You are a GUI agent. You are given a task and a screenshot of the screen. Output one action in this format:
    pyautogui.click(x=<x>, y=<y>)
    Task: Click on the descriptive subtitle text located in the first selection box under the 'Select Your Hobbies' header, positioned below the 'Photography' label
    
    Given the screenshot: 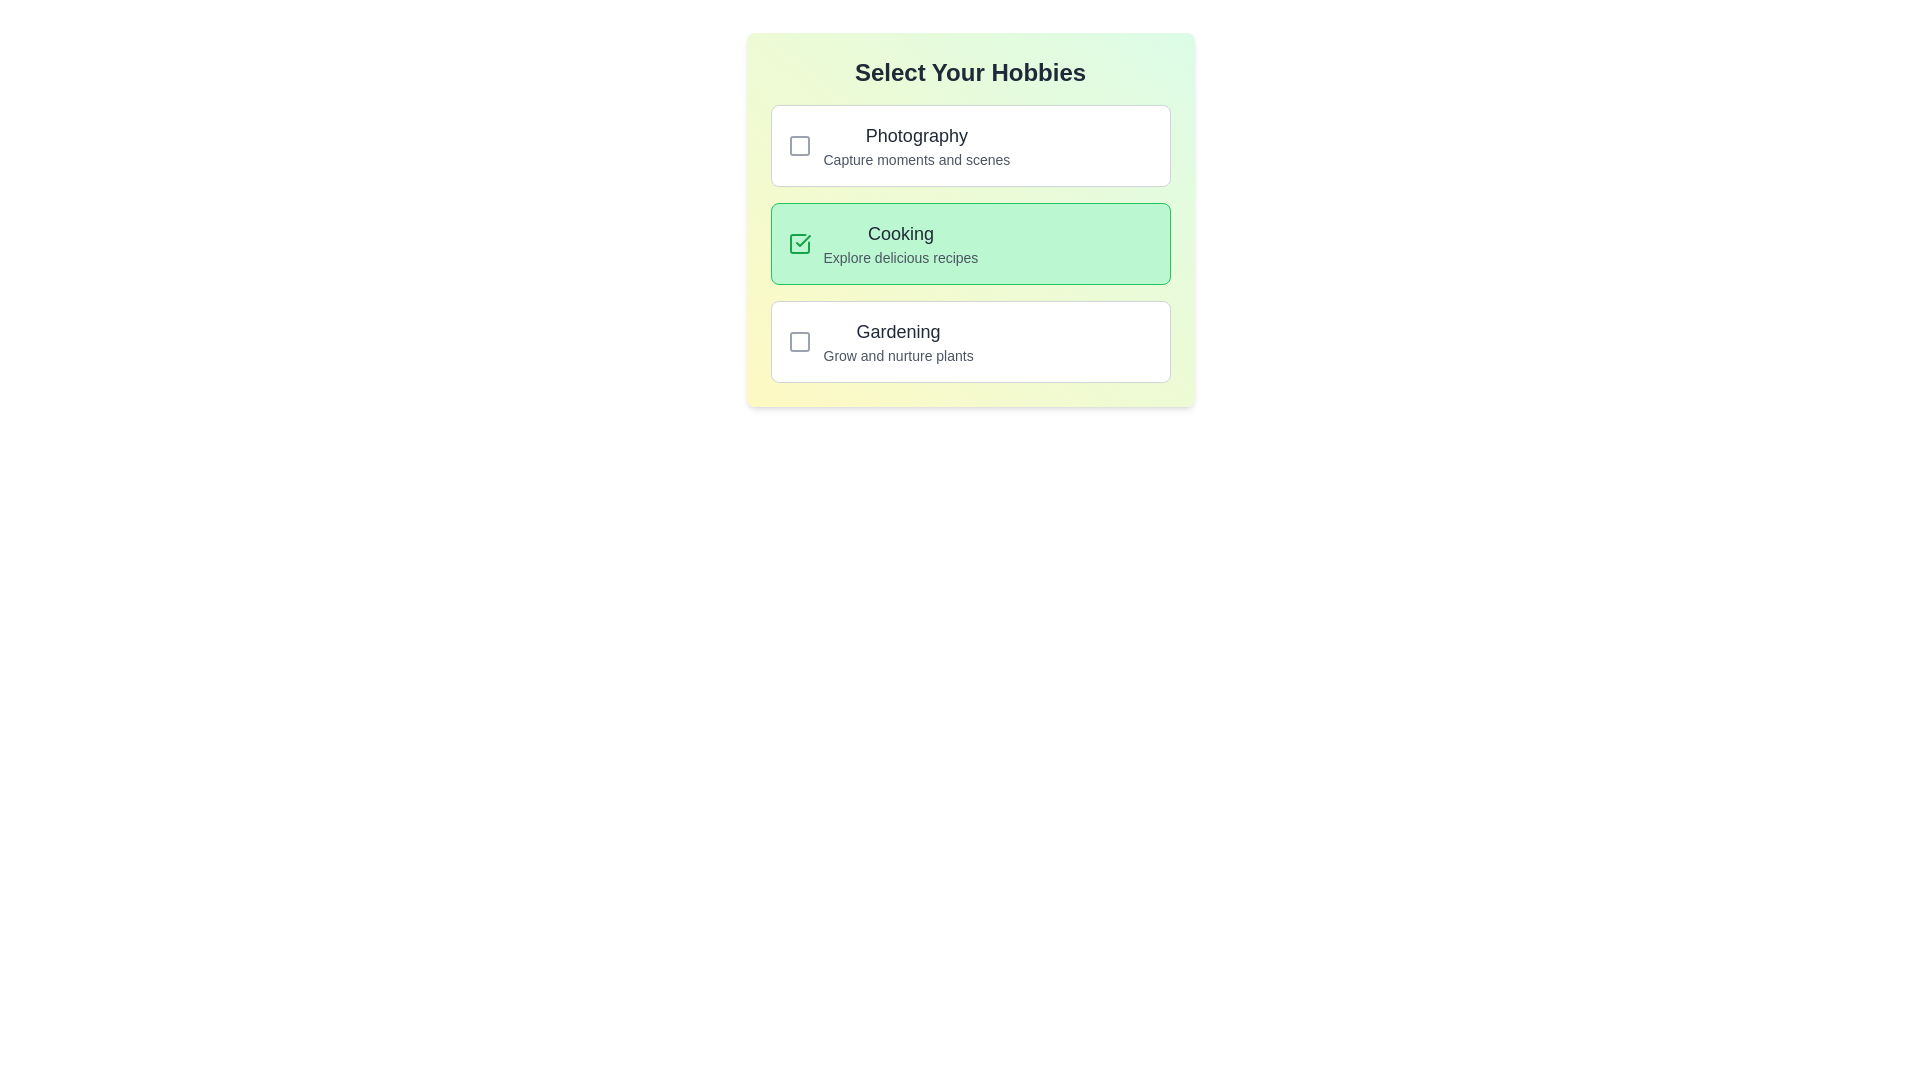 What is the action you would take?
    pyautogui.click(x=915, y=158)
    